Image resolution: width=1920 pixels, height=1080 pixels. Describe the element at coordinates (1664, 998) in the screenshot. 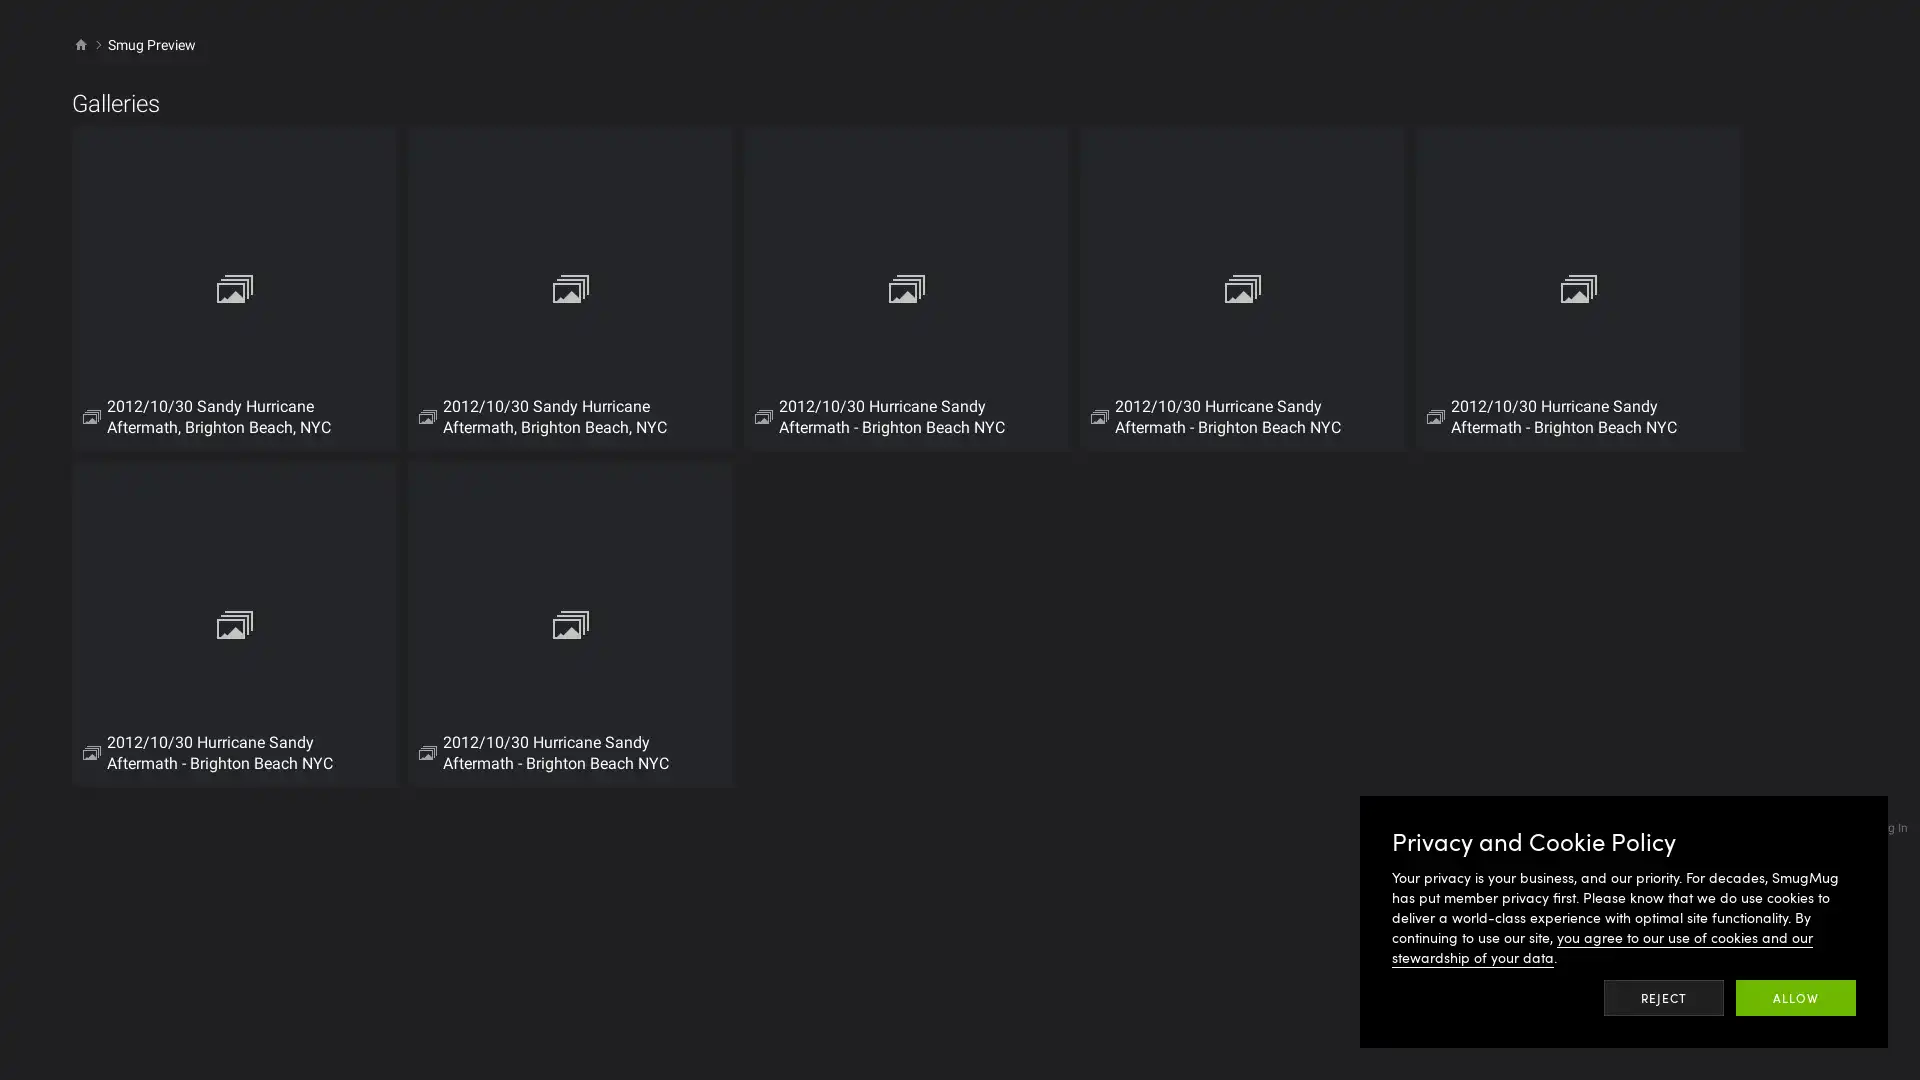

I see `REJECT` at that location.